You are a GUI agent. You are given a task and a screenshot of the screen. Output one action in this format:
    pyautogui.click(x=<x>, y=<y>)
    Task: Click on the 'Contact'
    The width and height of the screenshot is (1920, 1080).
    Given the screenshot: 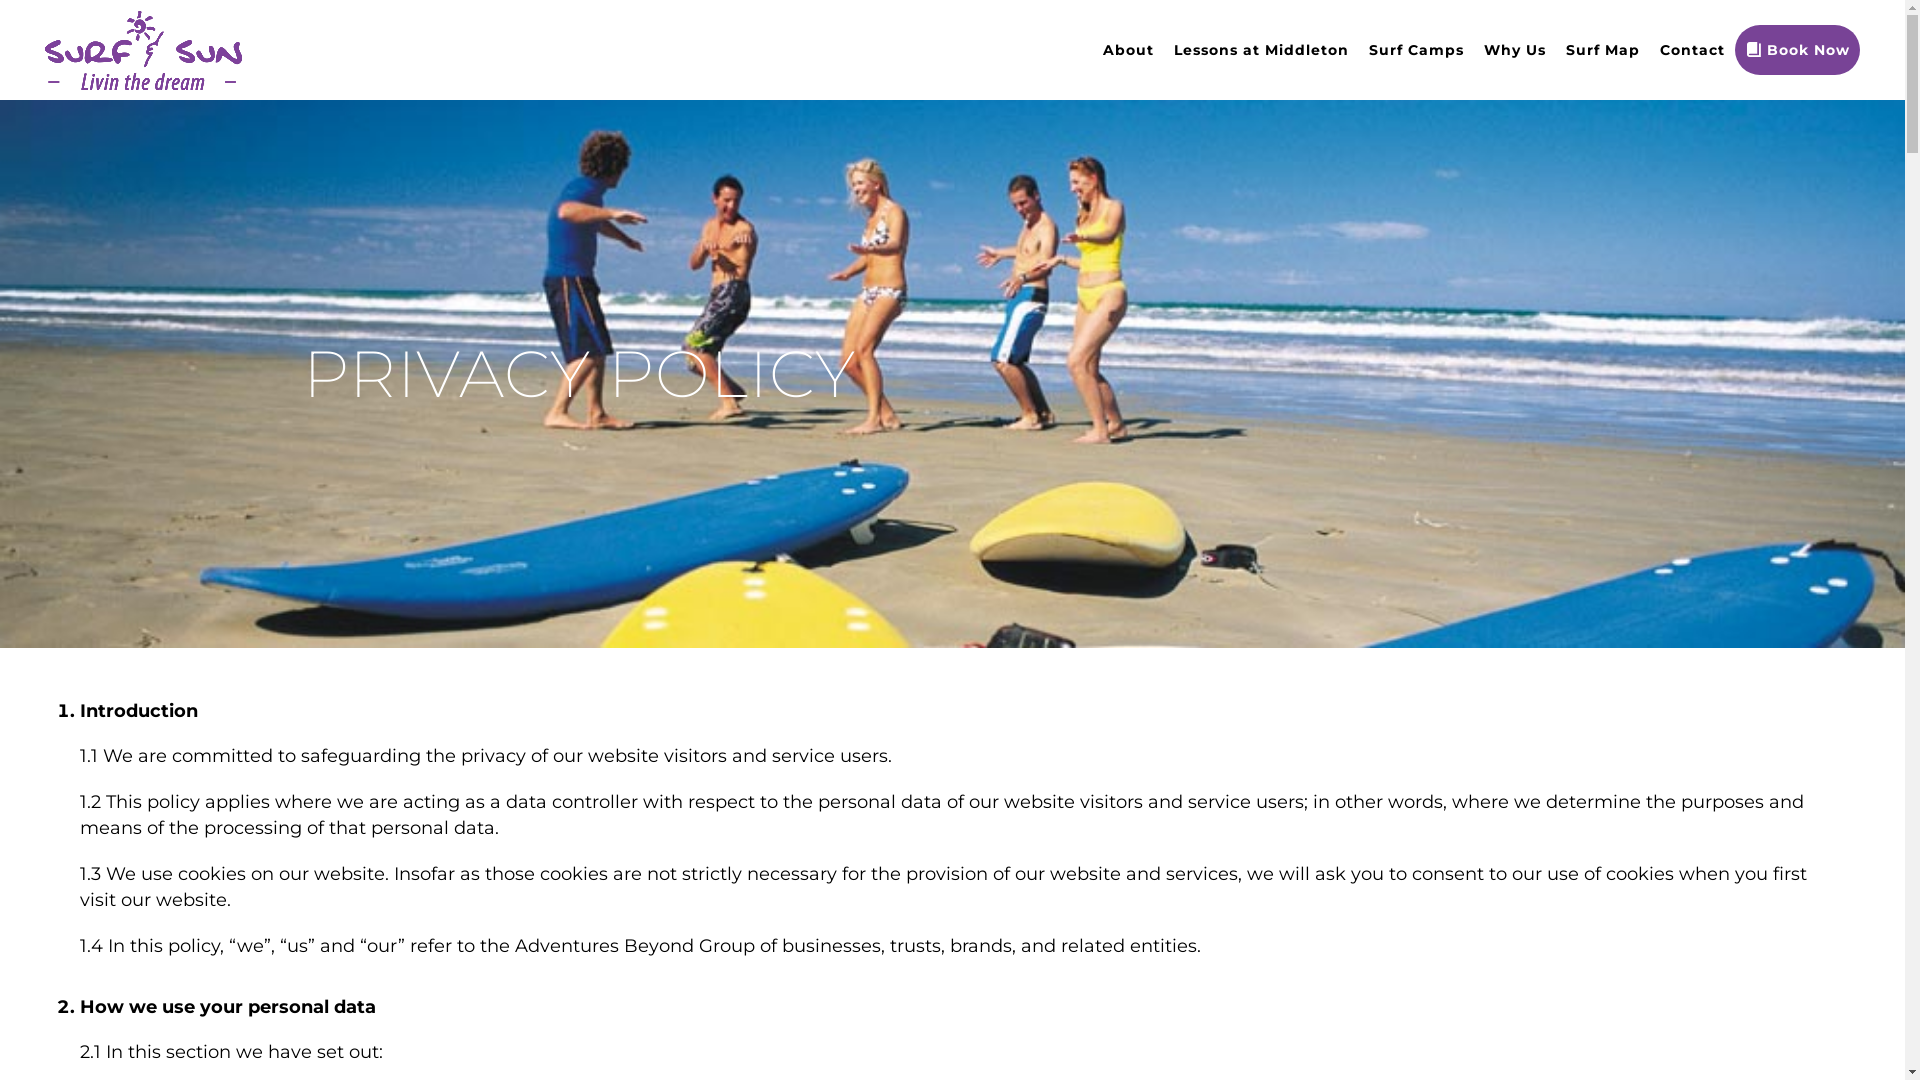 What is the action you would take?
    pyautogui.click(x=1691, y=49)
    